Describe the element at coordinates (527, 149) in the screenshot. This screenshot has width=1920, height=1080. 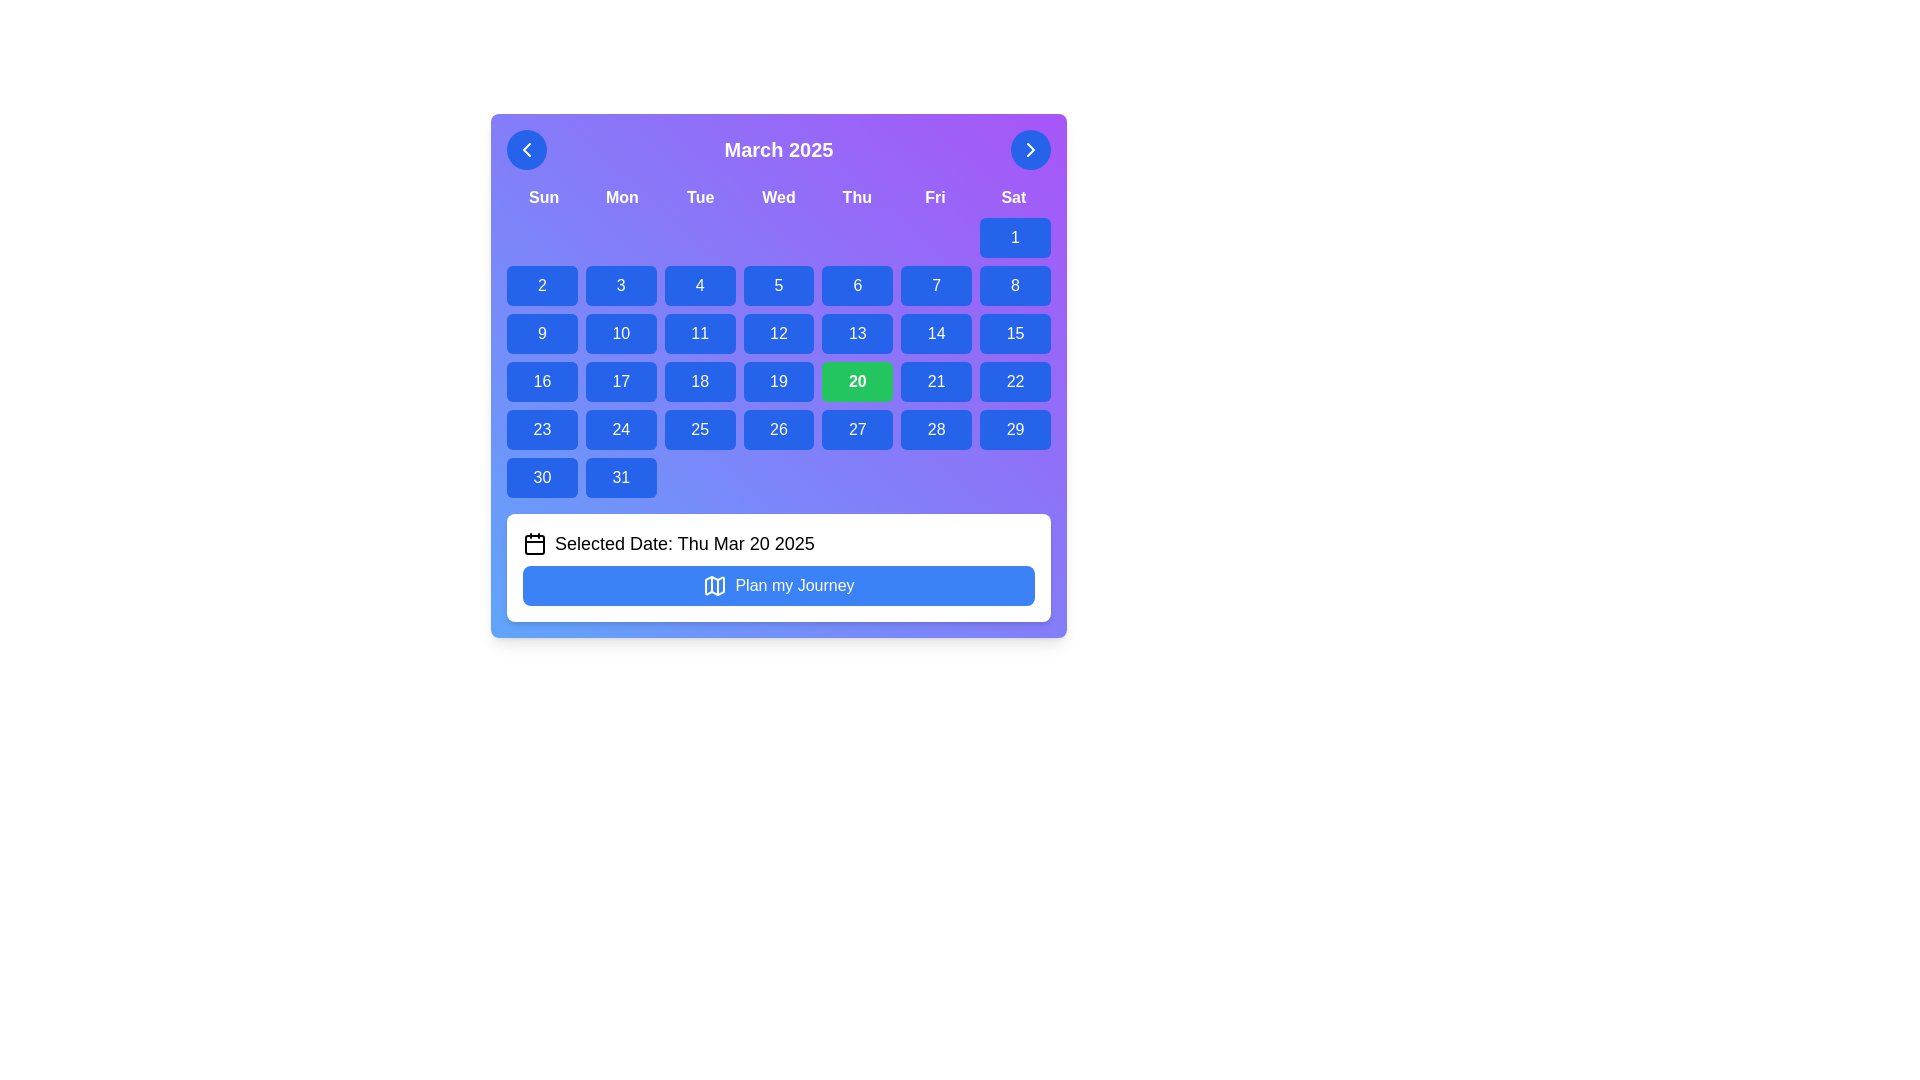
I see `the left-facing chevron icon button in the upper-left corner of the calendar view` at that location.